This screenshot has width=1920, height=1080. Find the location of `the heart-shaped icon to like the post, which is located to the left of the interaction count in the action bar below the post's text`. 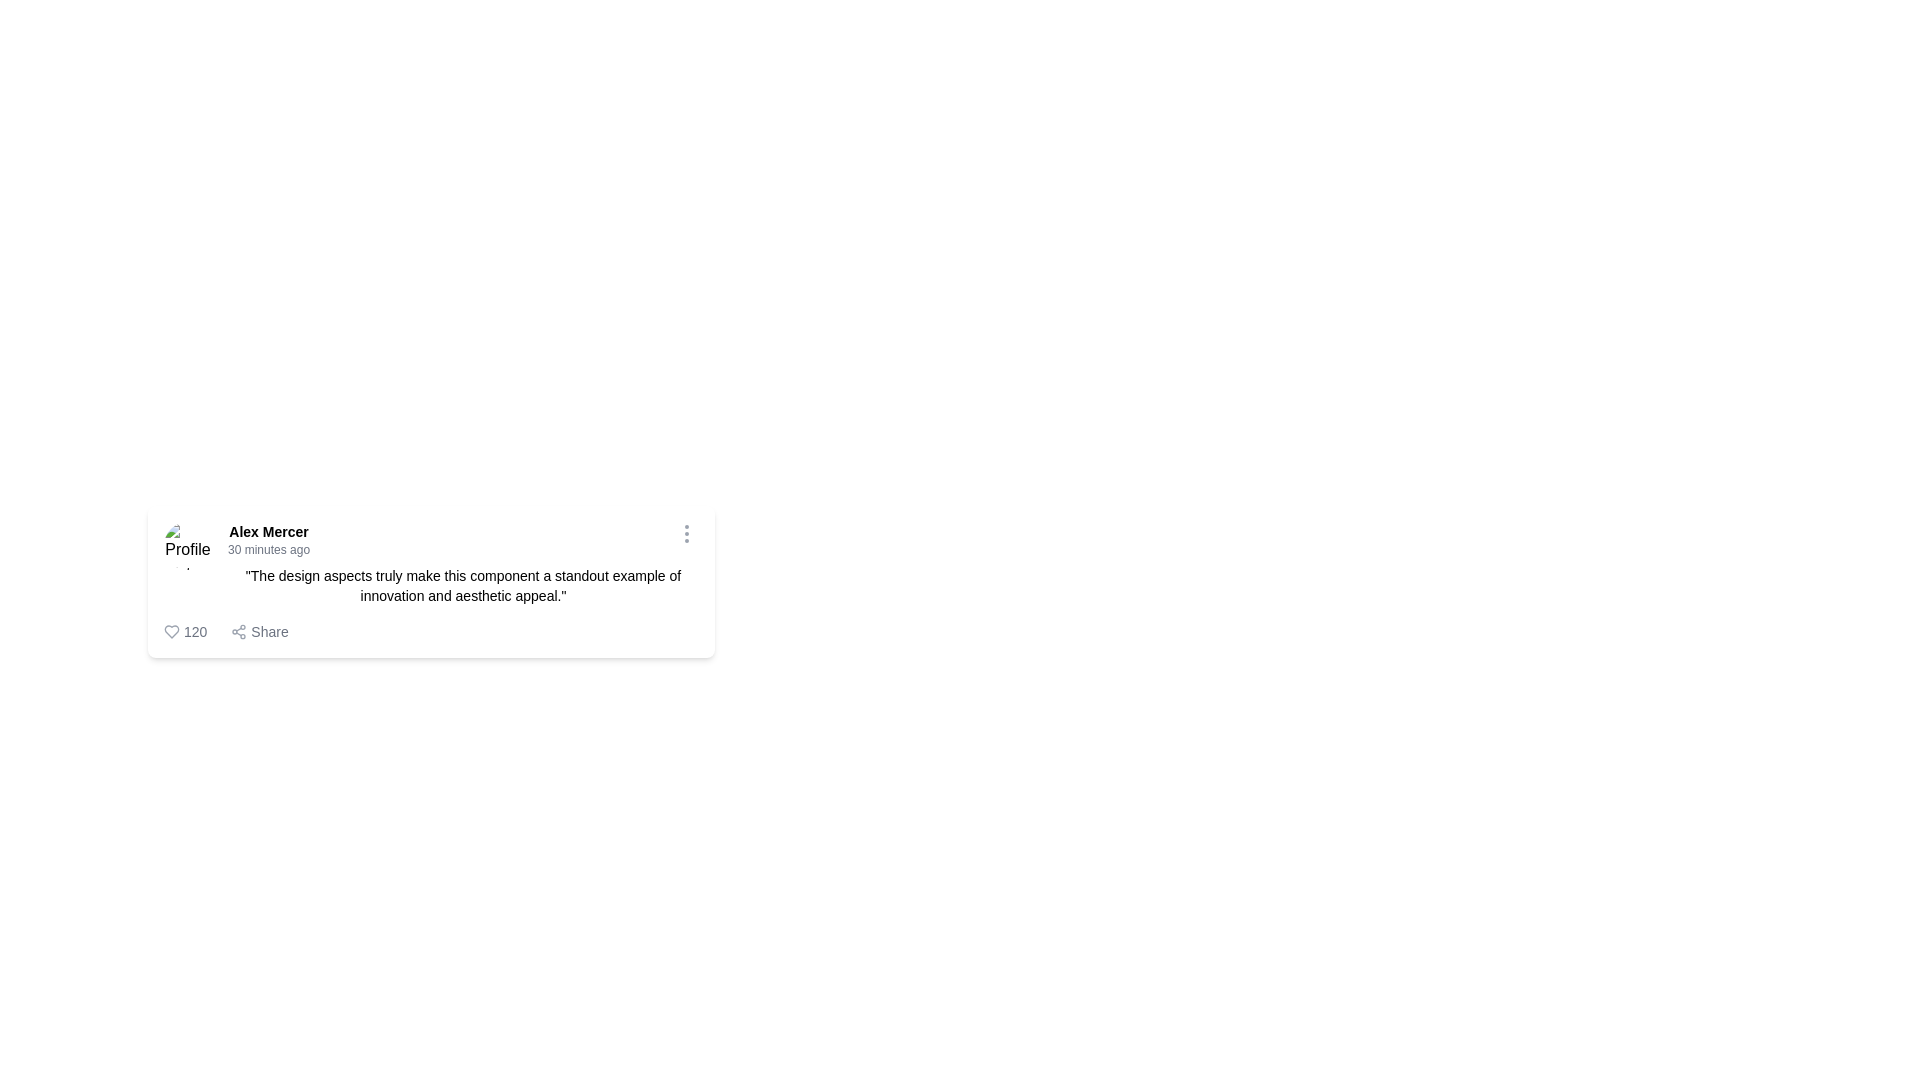

the heart-shaped icon to like the post, which is located to the left of the interaction count in the action bar below the post's text is located at coordinates (172, 632).